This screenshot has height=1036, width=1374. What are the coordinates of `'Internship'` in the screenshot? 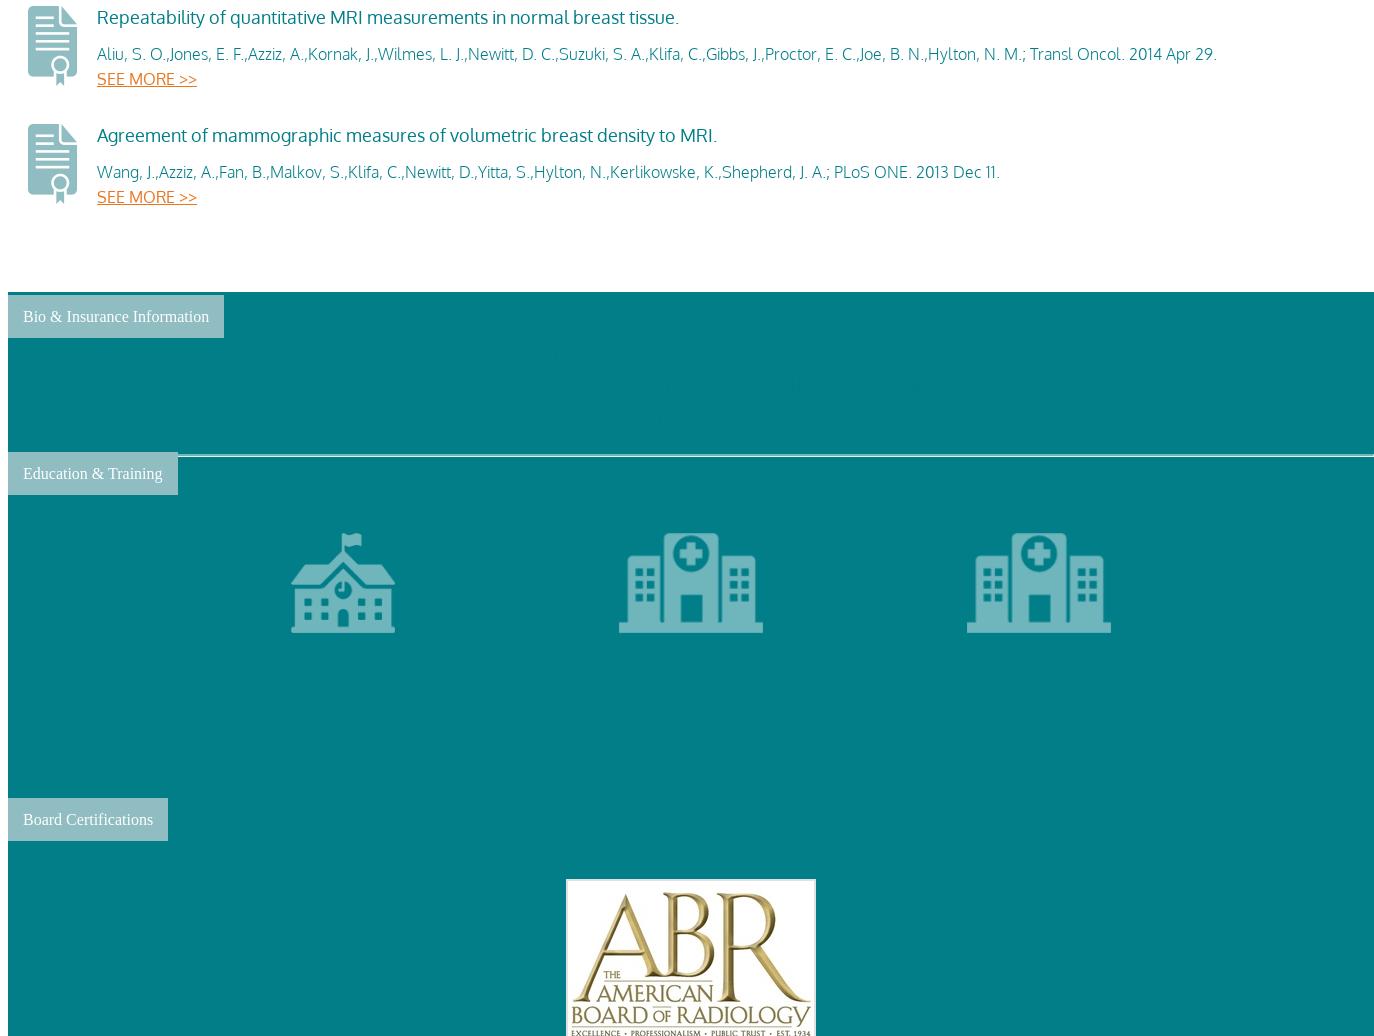 It's located at (689, 748).